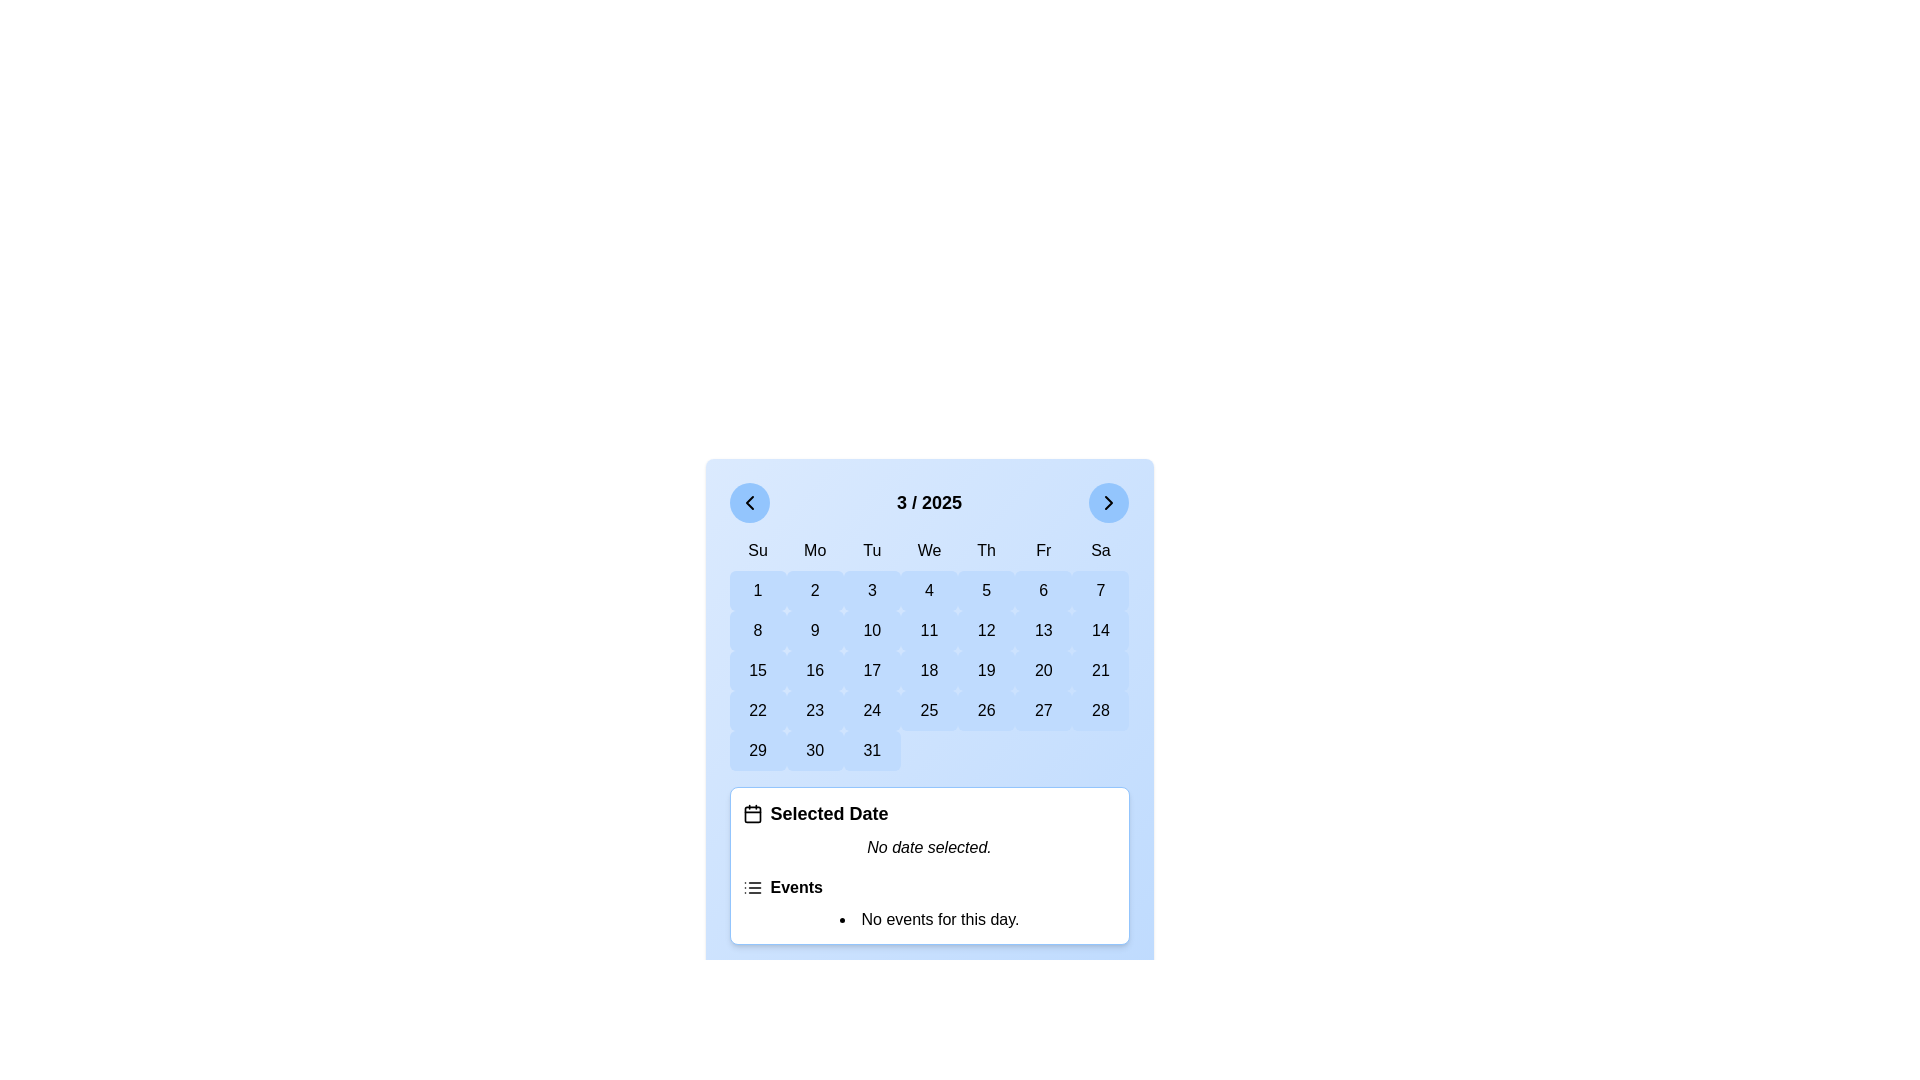 The image size is (1920, 1080). What do you see at coordinates (751, 886) in the screenshot?
I see `the 'Events' icon, which serves as a visual indicator located to the left of the 'Events' text within a card-like structure beneath the calendar interface` at bounding box center [751, 886].